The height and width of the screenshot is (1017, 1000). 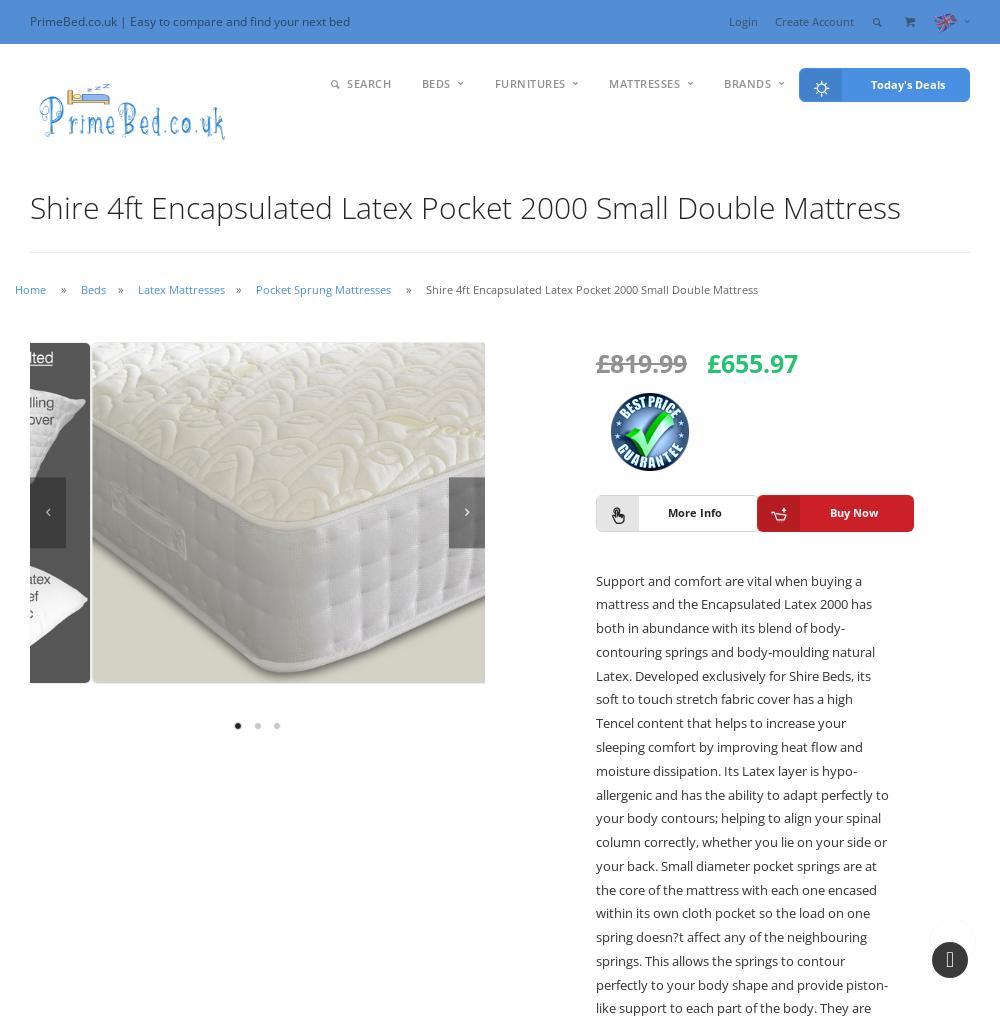 What do you see at coordinates (473, 419) in the screenshot?
I see `'Sofa Beds'` at bounding box center [473, 419].